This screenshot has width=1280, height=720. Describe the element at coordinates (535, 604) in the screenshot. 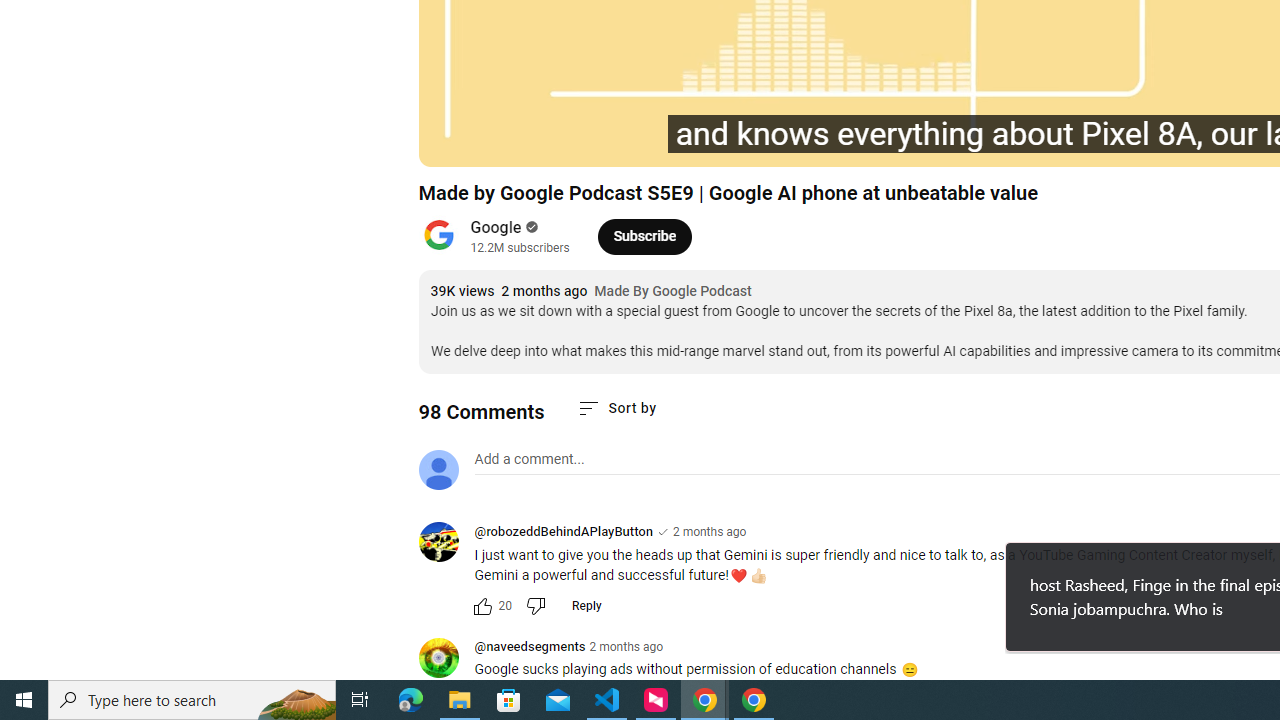

I see `'Dislike this comment'` at that location.